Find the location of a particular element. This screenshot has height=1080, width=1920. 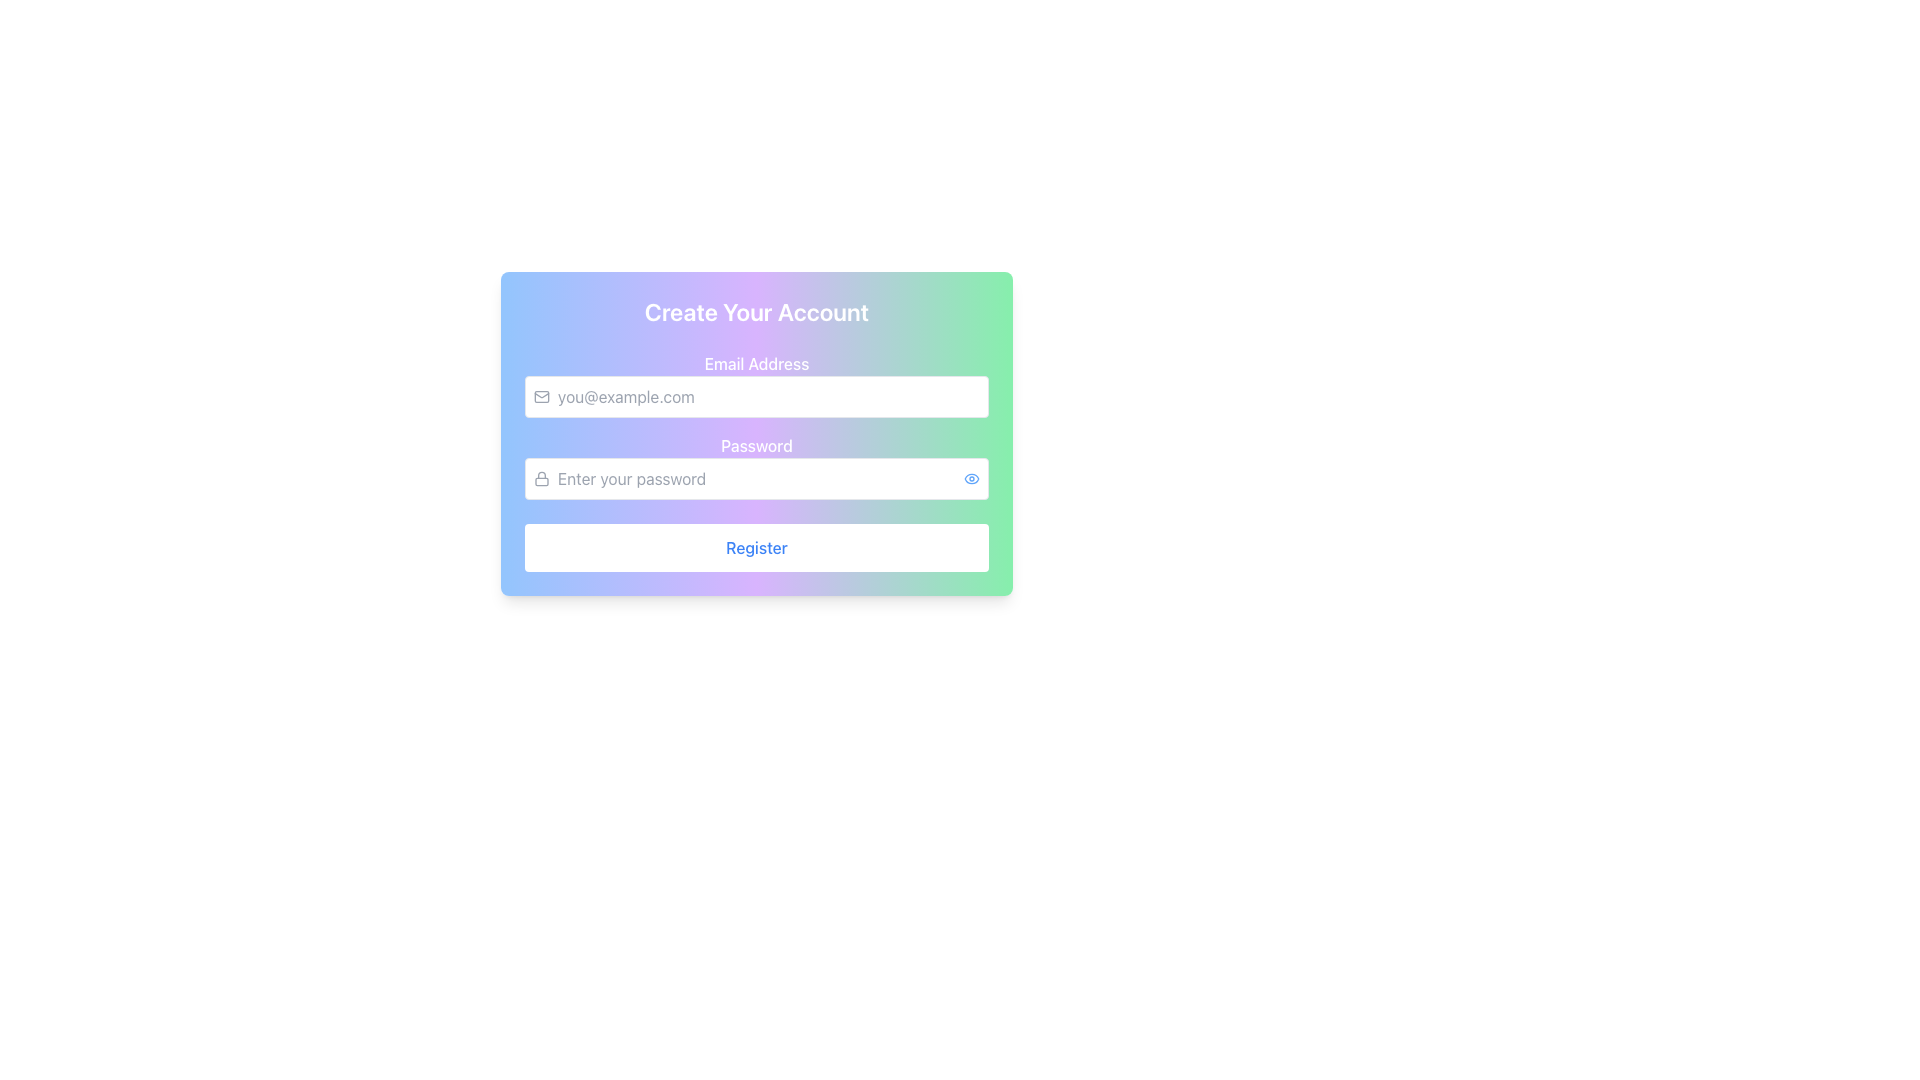

the text label indicating the purpose of the password input field, which is located in the middle section of the form, directly above the password input field is located at coordinates (756, 445).